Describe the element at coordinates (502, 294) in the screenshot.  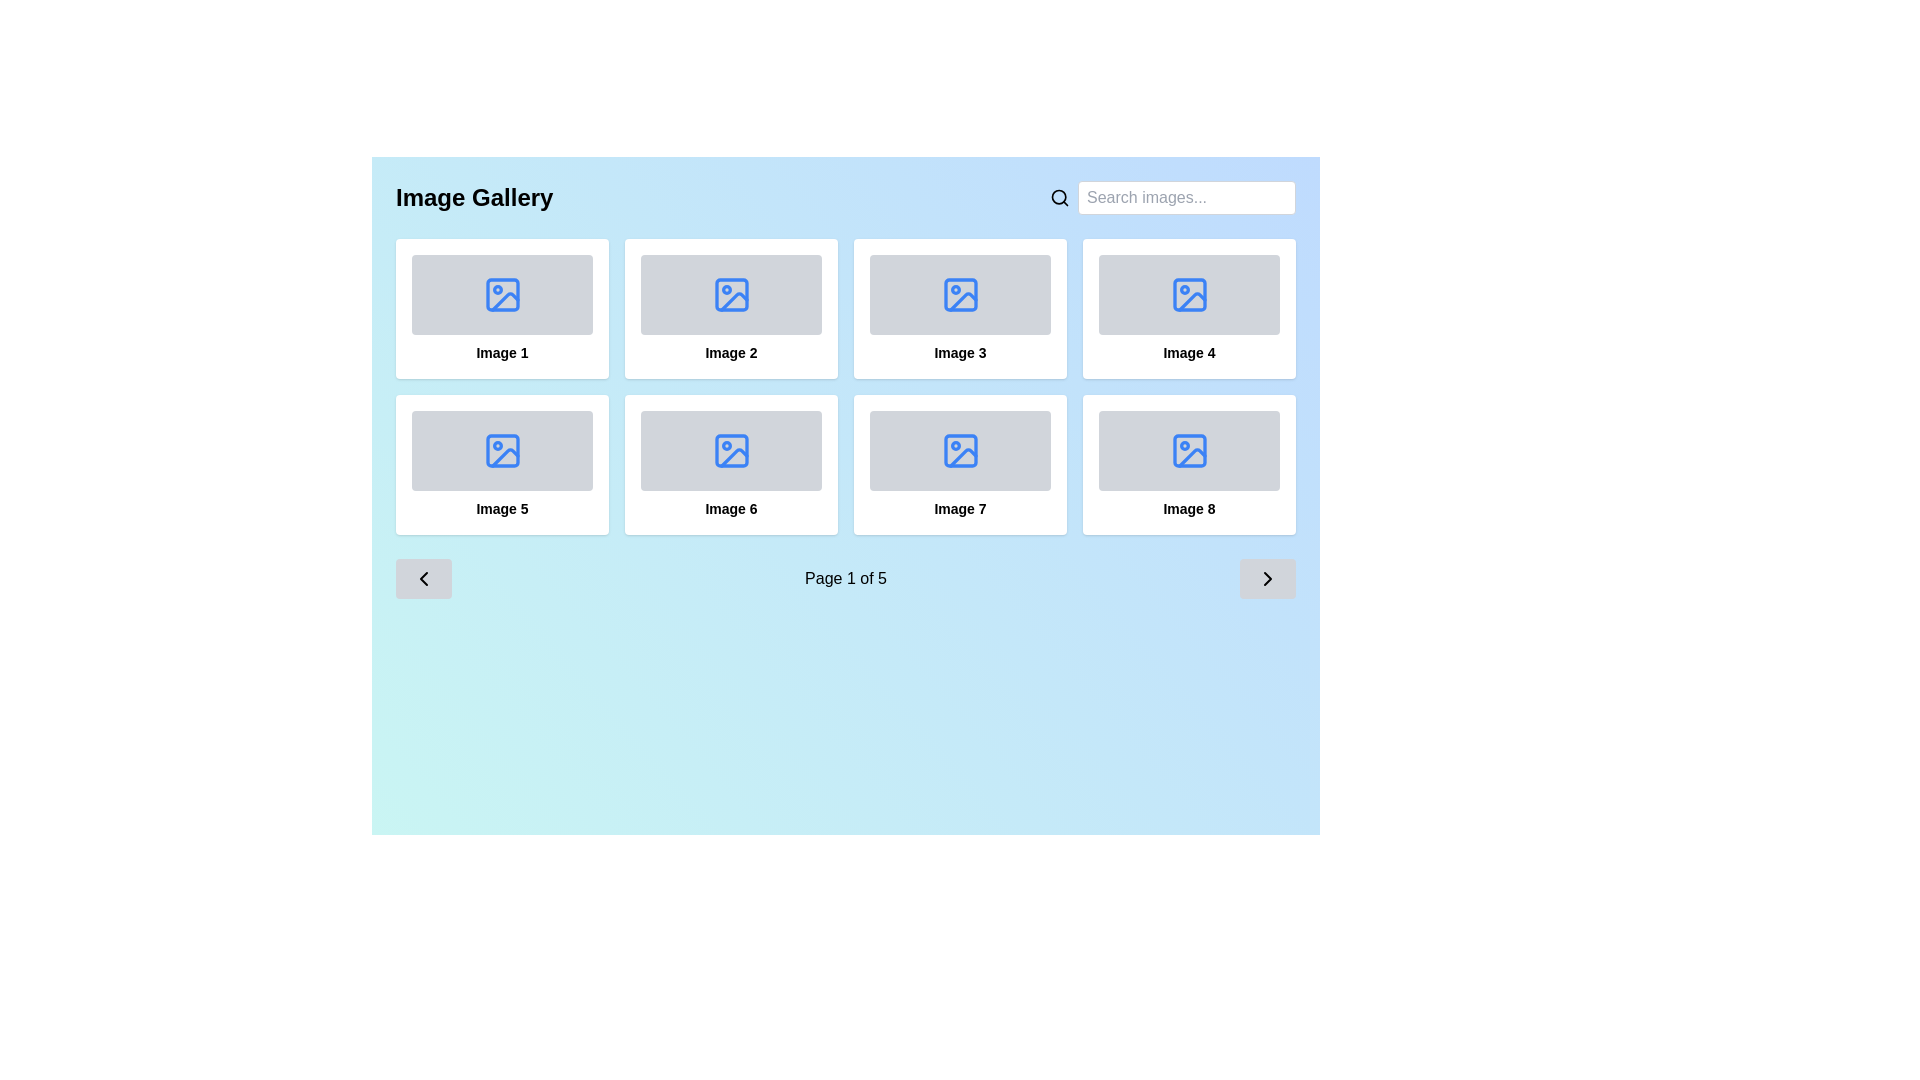
I see `the first image icon` at that location.